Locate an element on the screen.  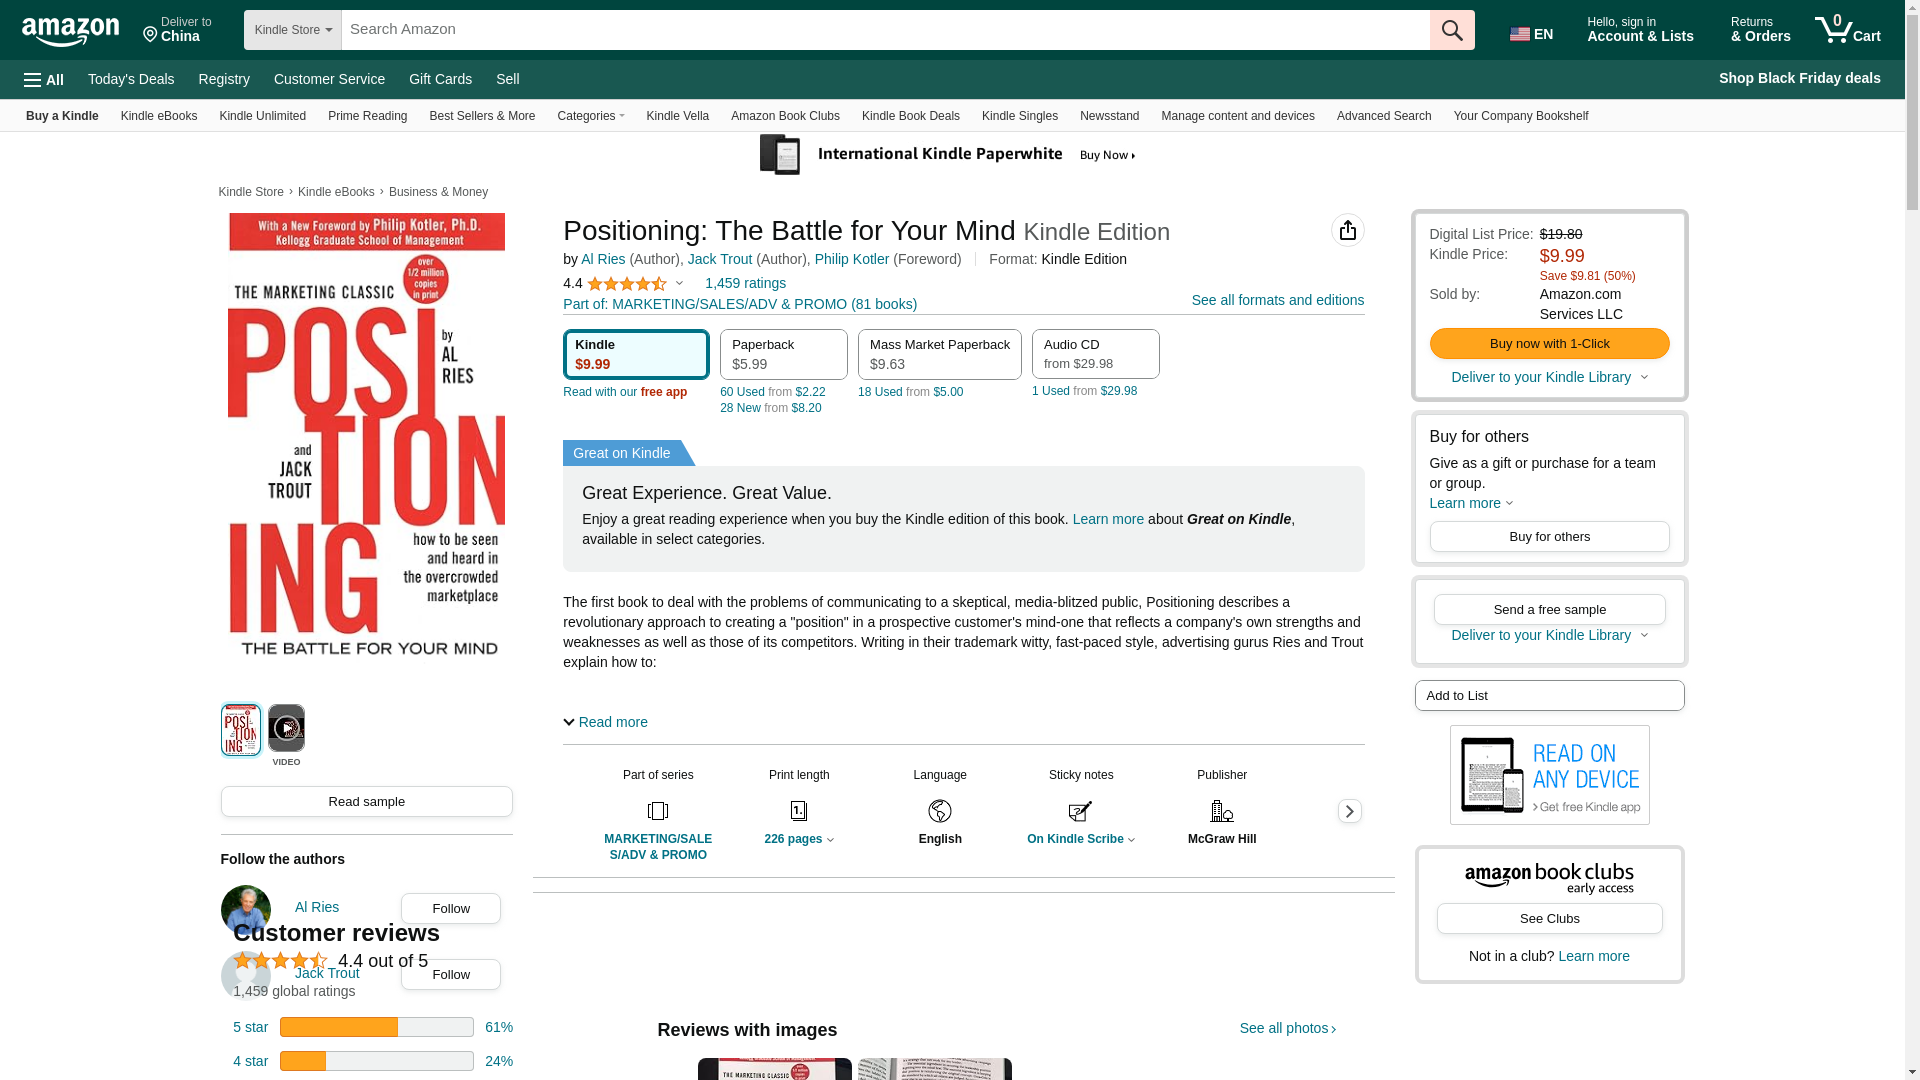
'226 pages' is located at coordinates (762, 839).